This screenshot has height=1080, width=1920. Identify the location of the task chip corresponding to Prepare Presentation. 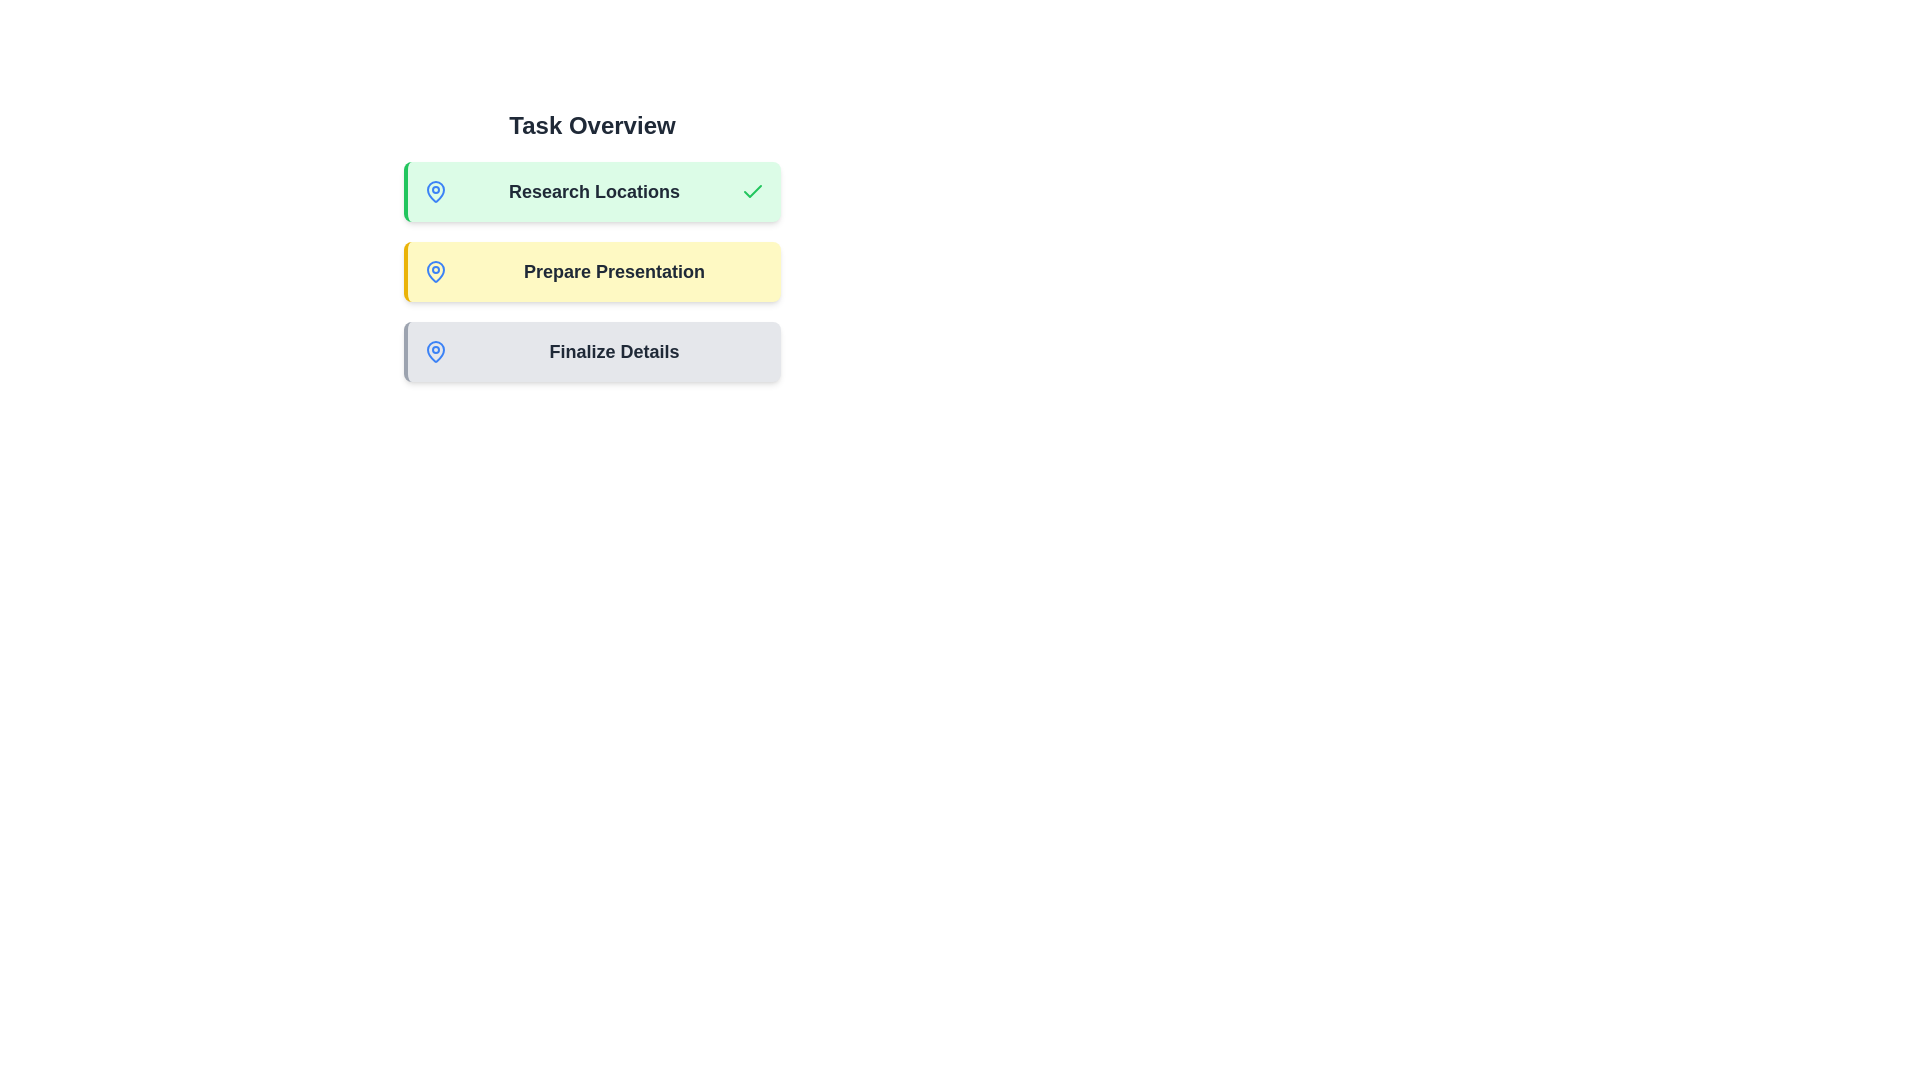
(591, 272).